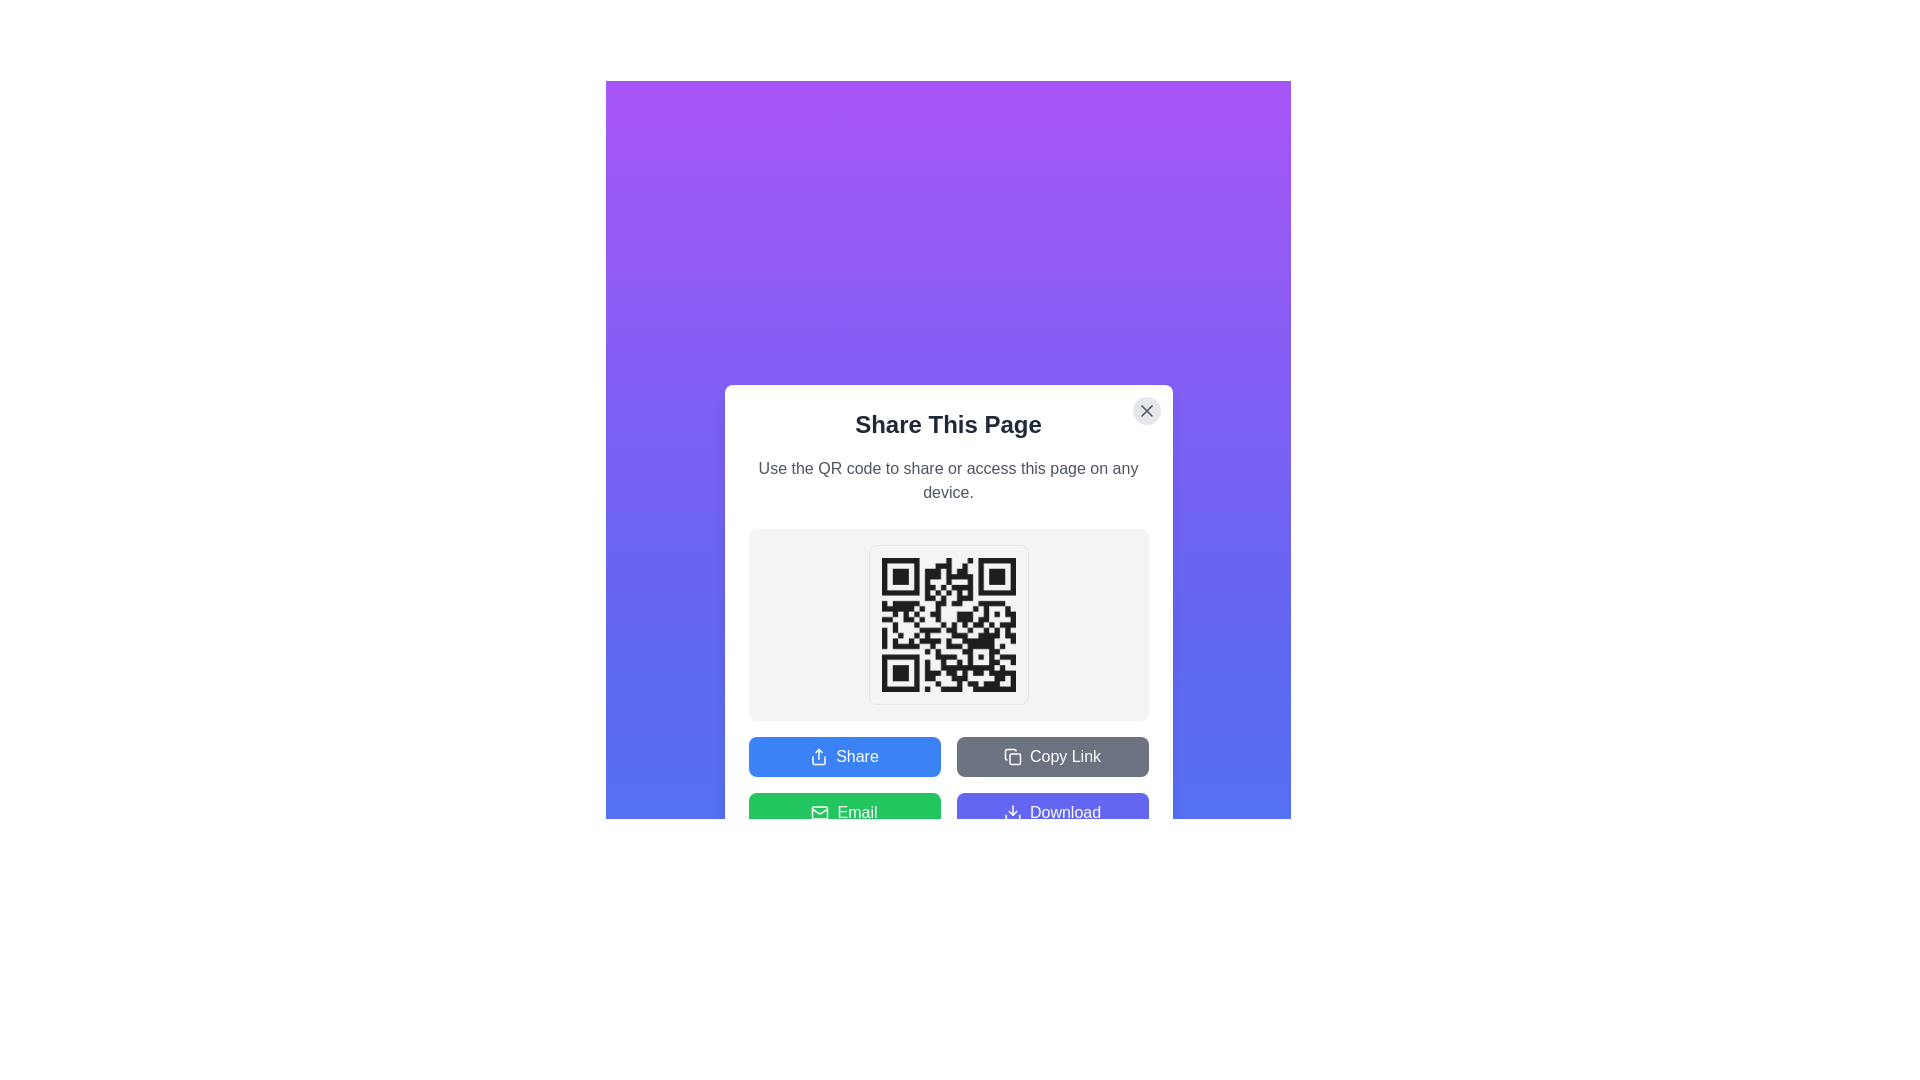 The image size is (1920, 1080). Describe the element at coordinates (947, 423) in the screenshot. I see `the header text 'Share This Page' which is displayed in a bold, large font and centrally aligned within the dialog box` at that location.